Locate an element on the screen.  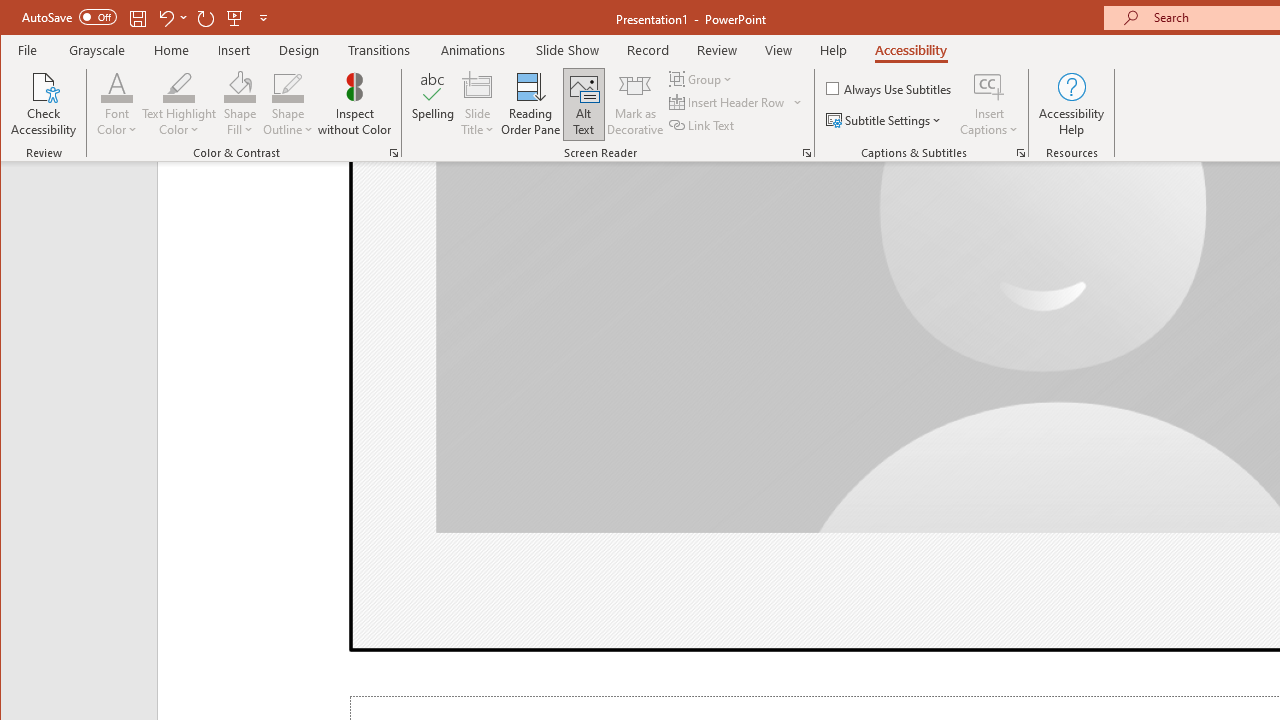
'Always Use Subtitles' is located at coordinates (889, 87).